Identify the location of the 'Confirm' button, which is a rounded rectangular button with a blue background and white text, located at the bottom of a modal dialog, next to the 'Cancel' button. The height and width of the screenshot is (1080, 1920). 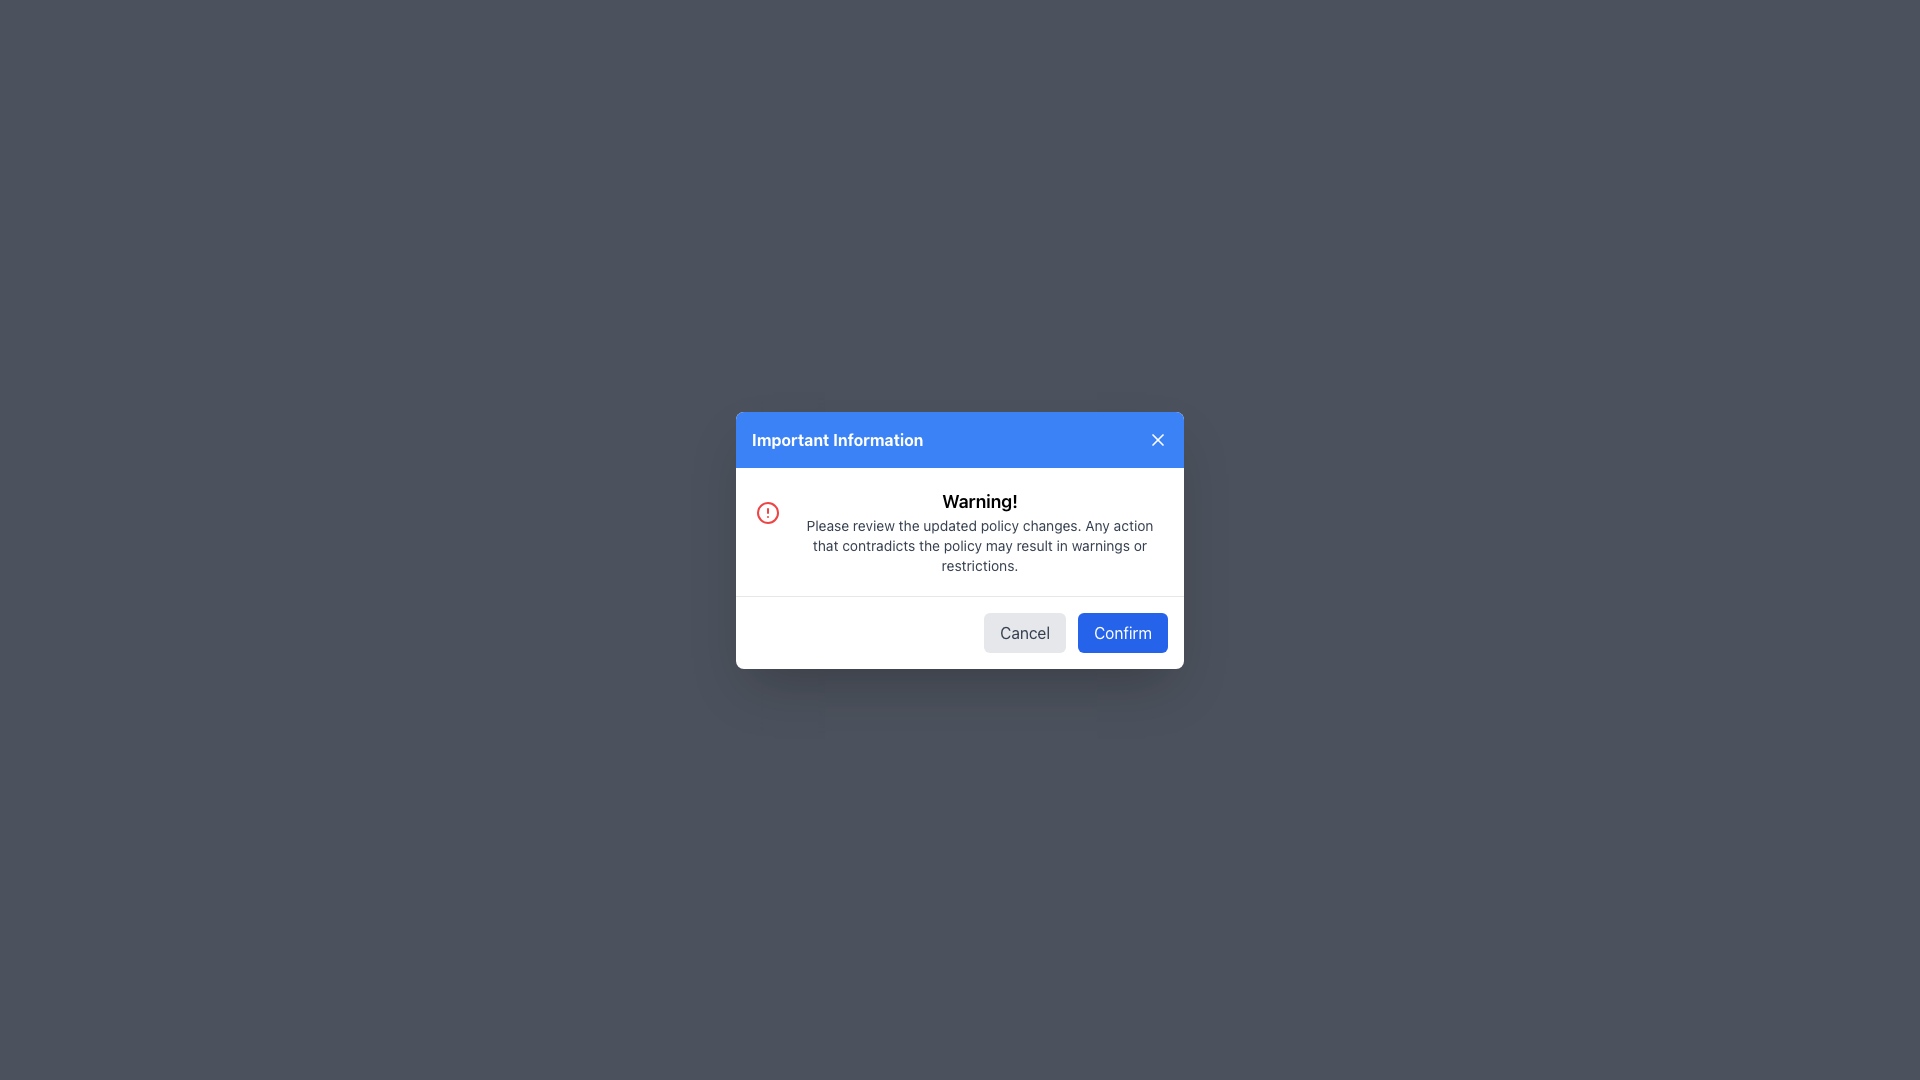
(1123, 632).